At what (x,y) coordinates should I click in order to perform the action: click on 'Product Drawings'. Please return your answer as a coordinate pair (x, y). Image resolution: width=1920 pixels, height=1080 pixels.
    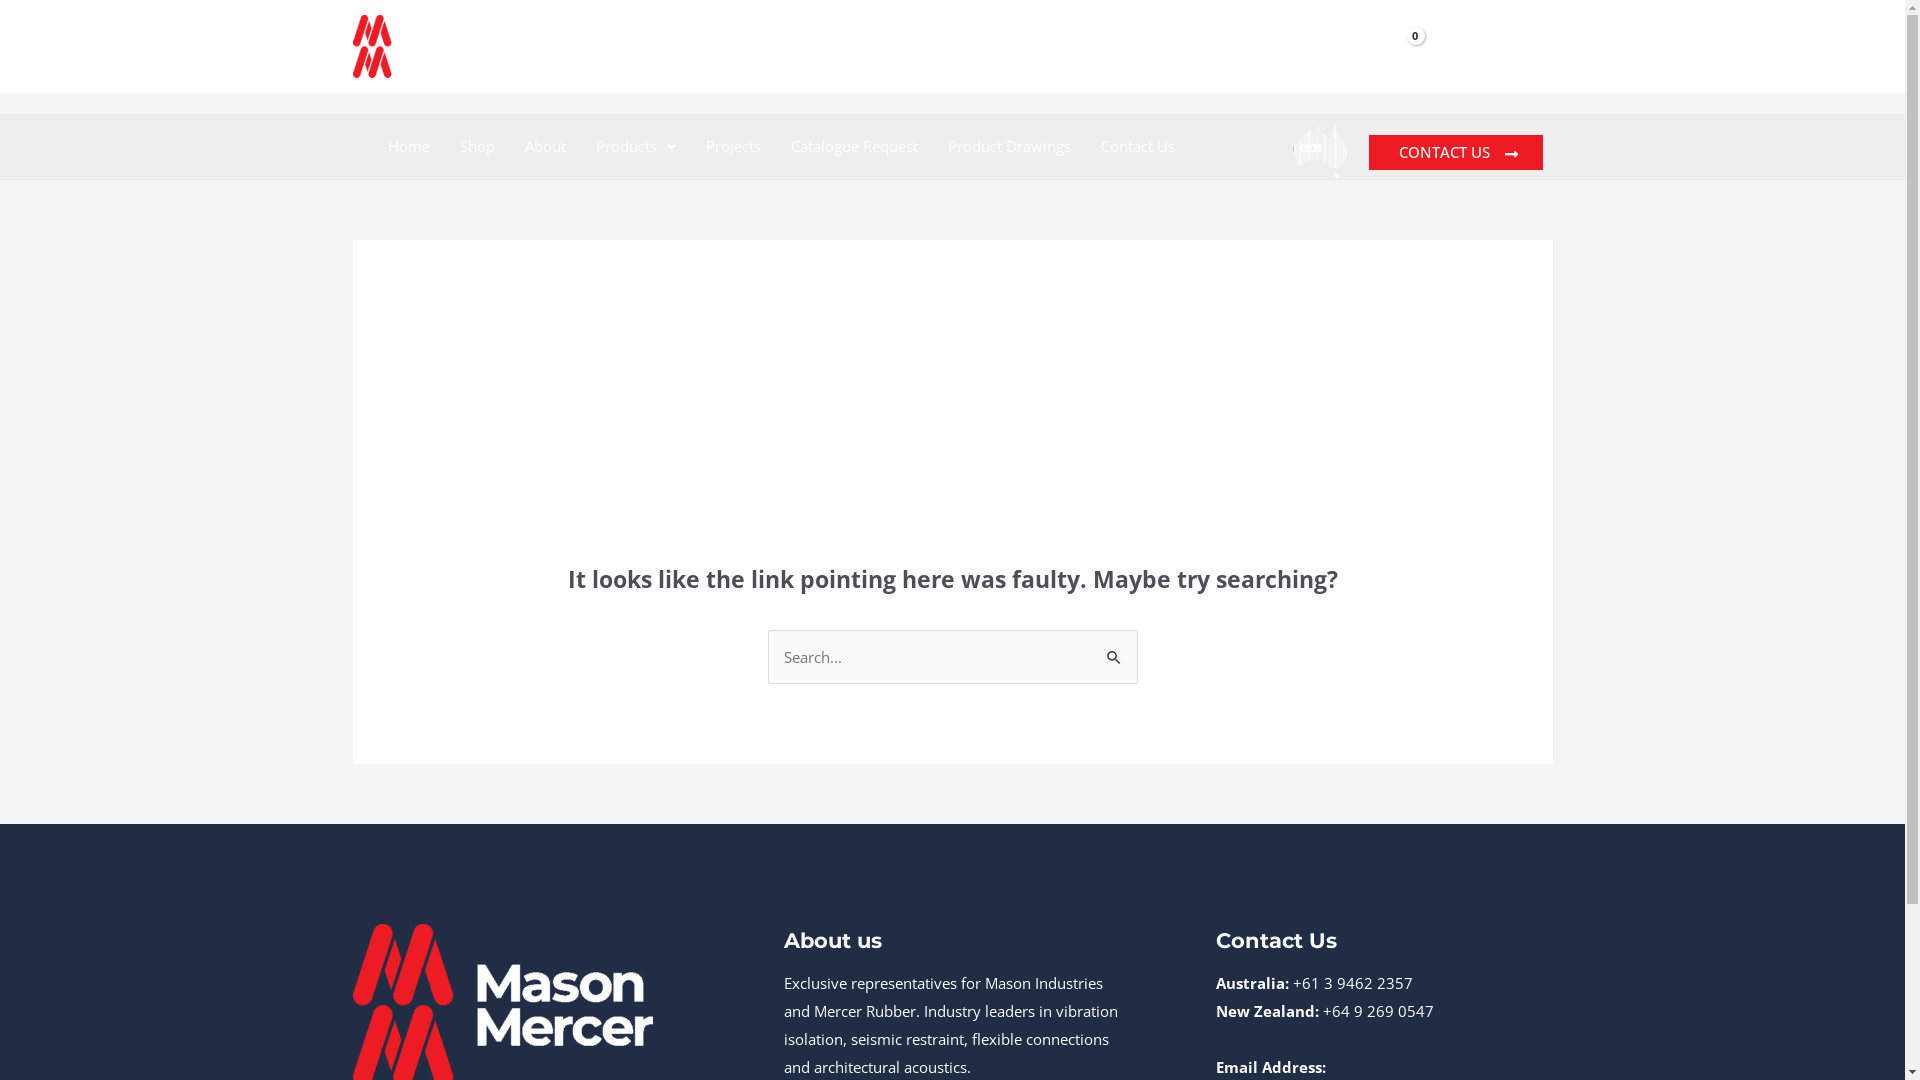
    Looking at the image, I should click on (1008, 145).